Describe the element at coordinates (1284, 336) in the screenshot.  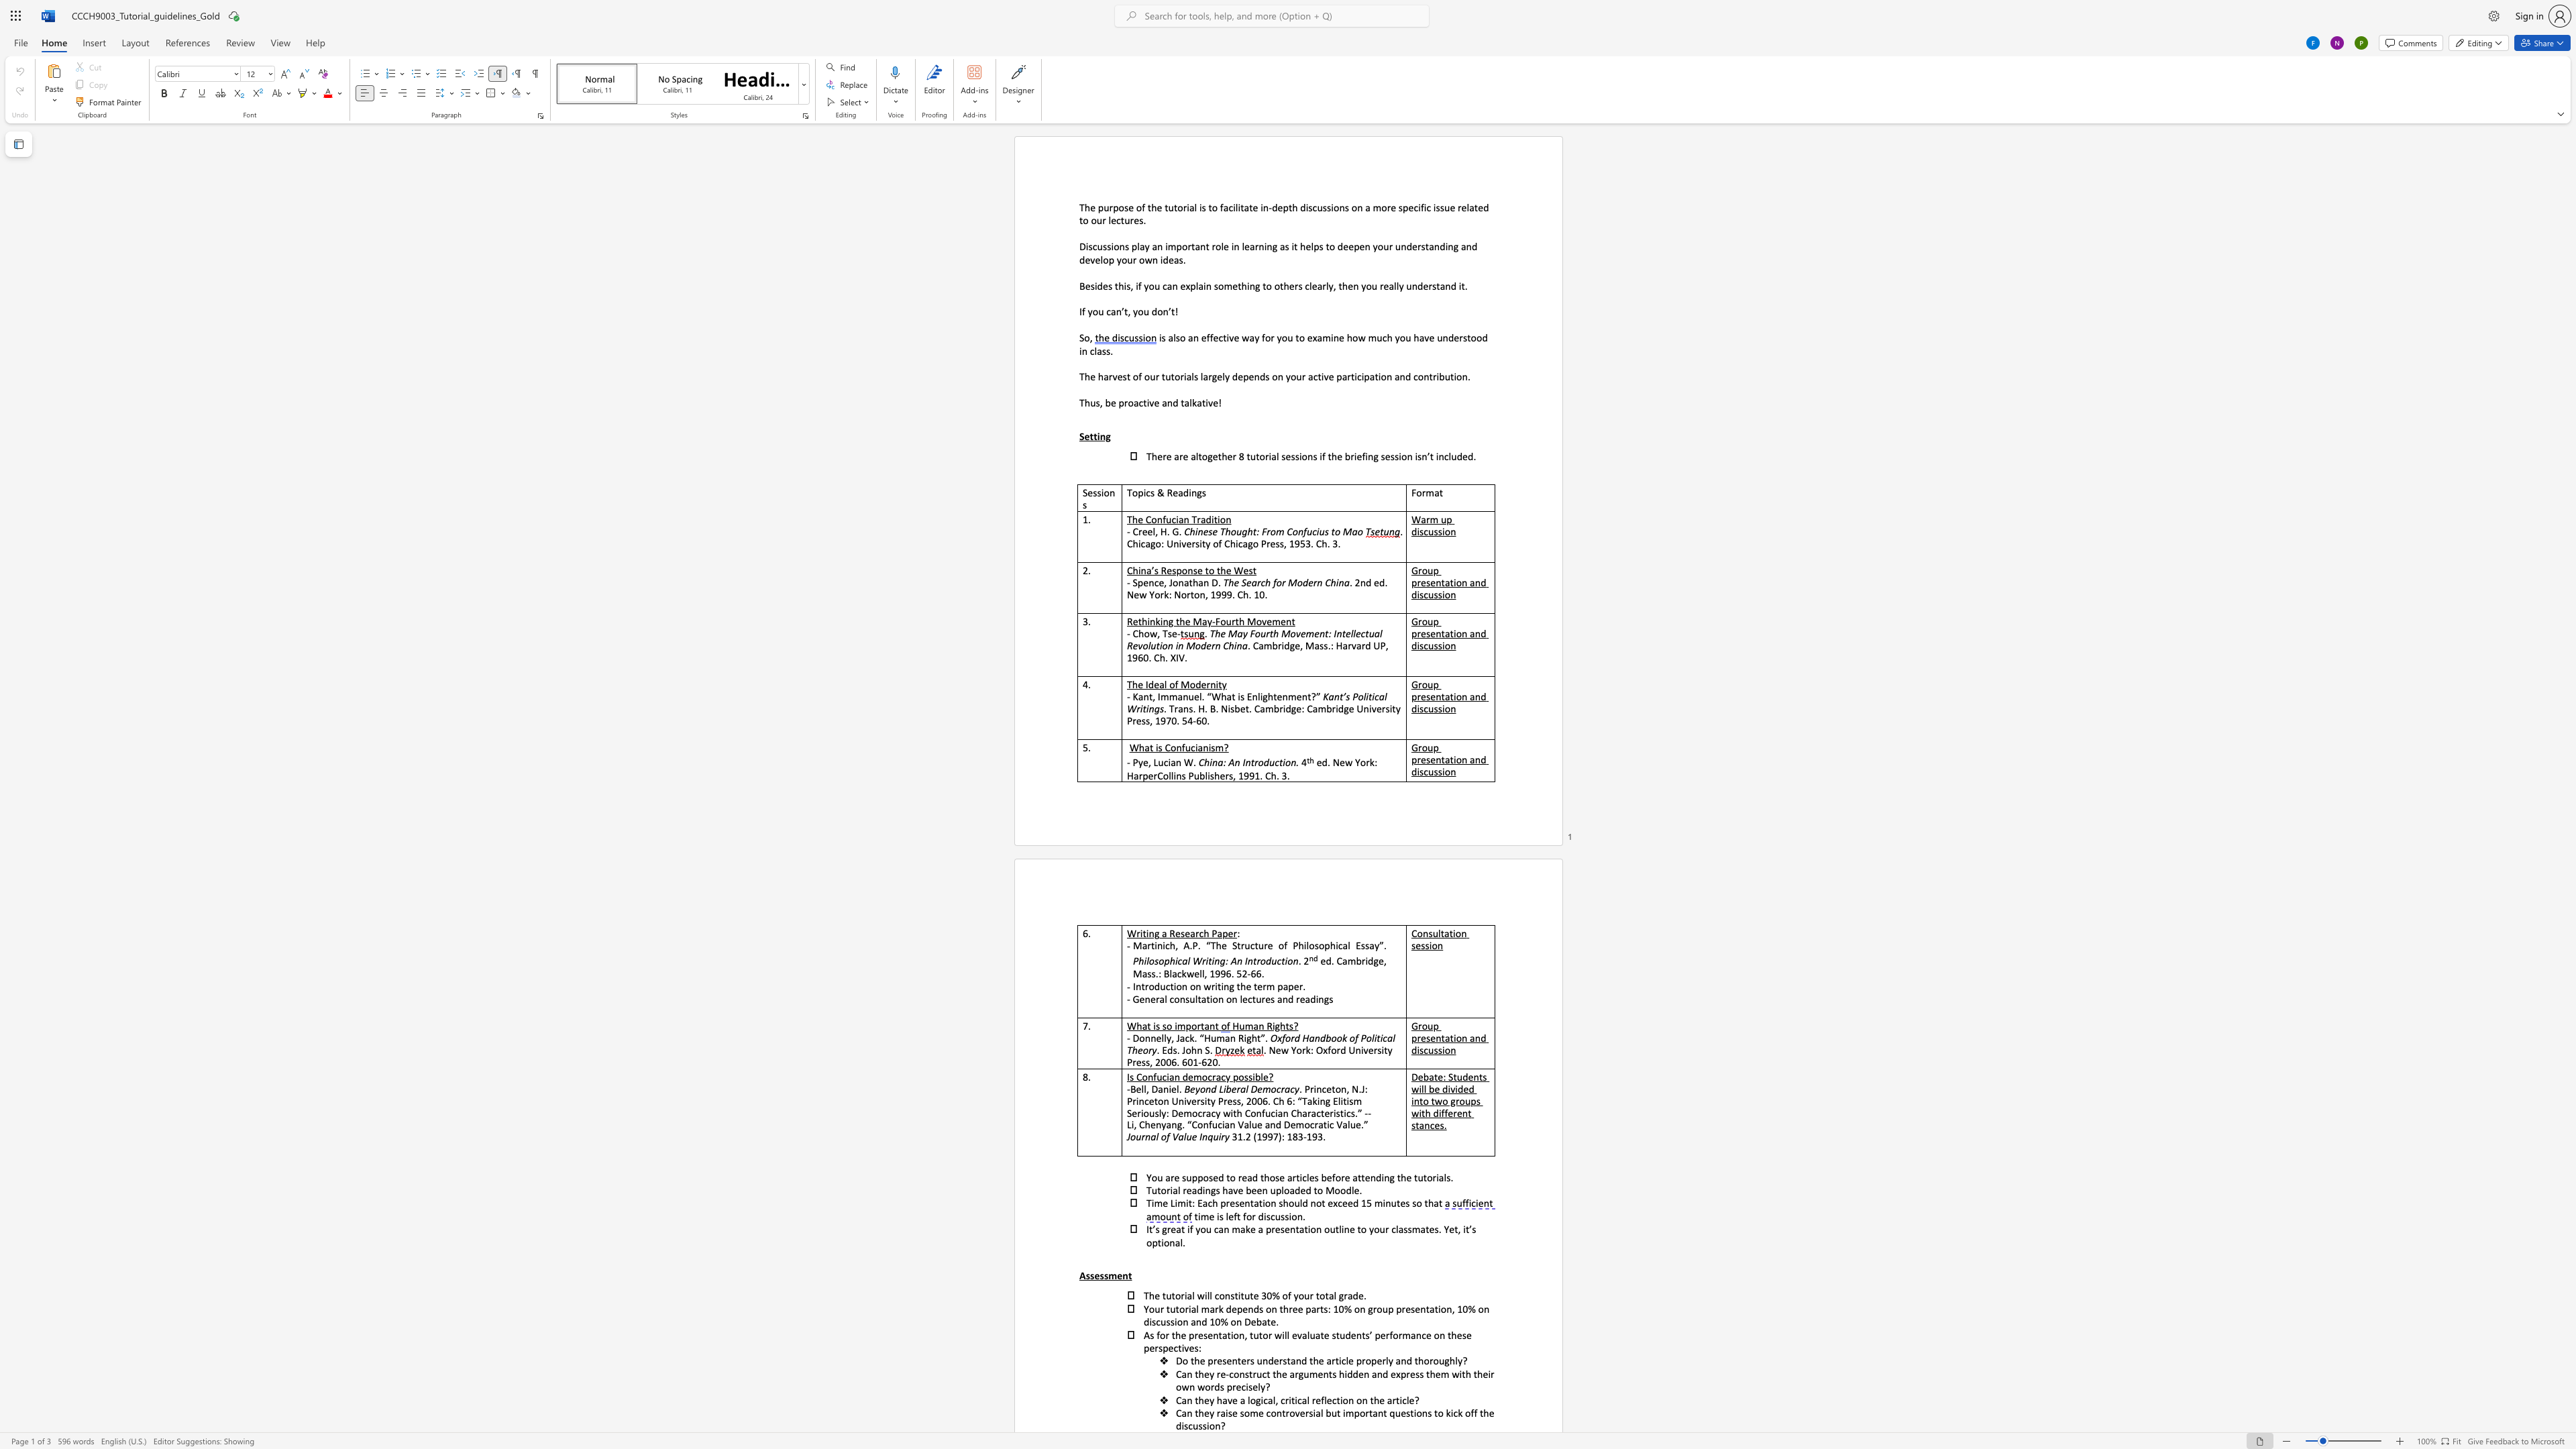
I see `the 3th character "o" in the text` at that location.